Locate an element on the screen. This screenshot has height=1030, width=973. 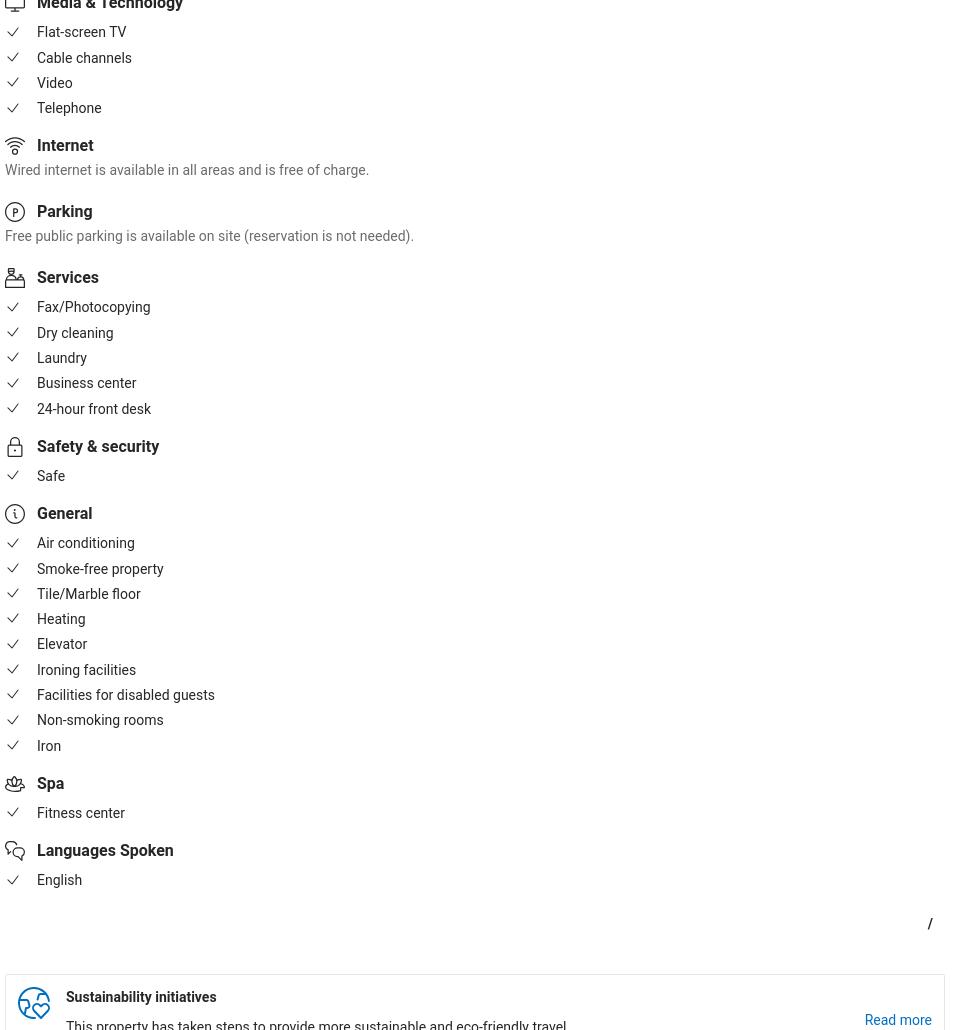
'Video' is located at coordinates (54, 81).